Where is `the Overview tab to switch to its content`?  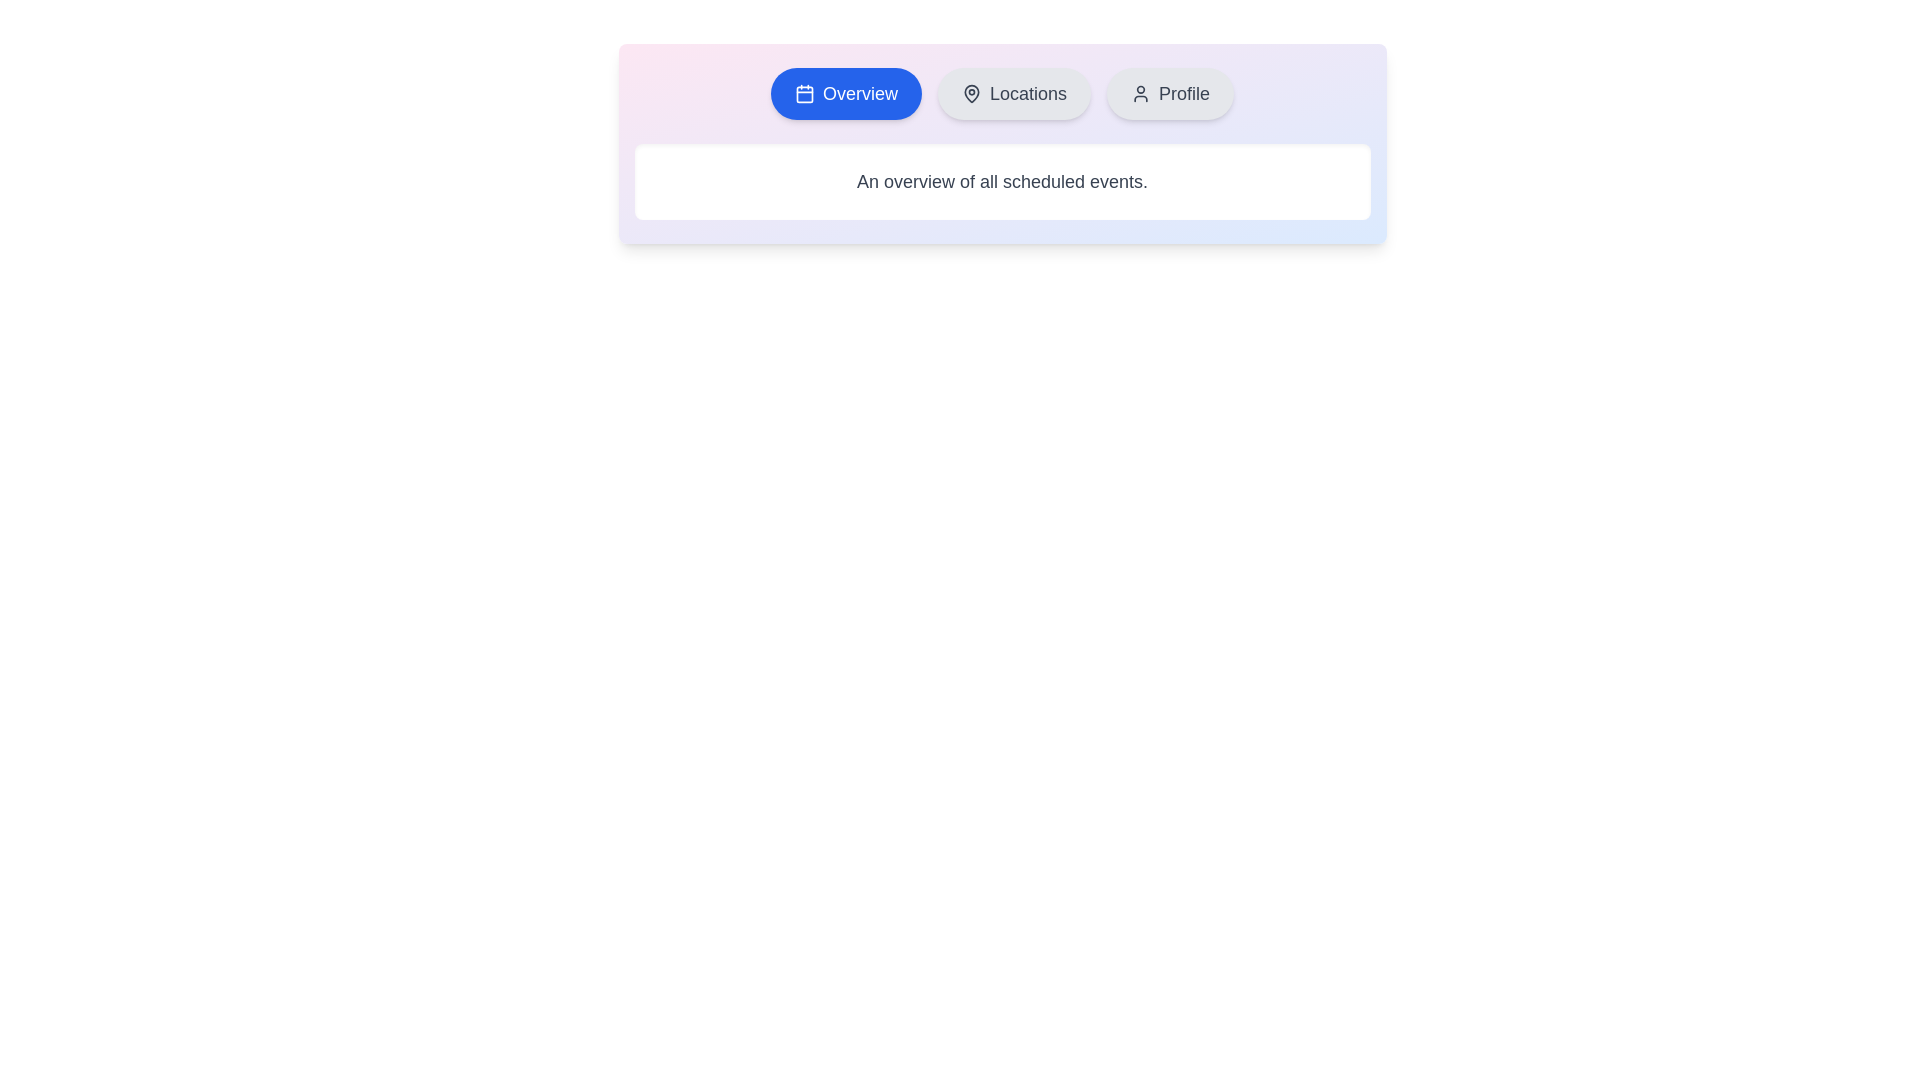
the Overview tab to switch to its content is located at coordinates (845, 93).